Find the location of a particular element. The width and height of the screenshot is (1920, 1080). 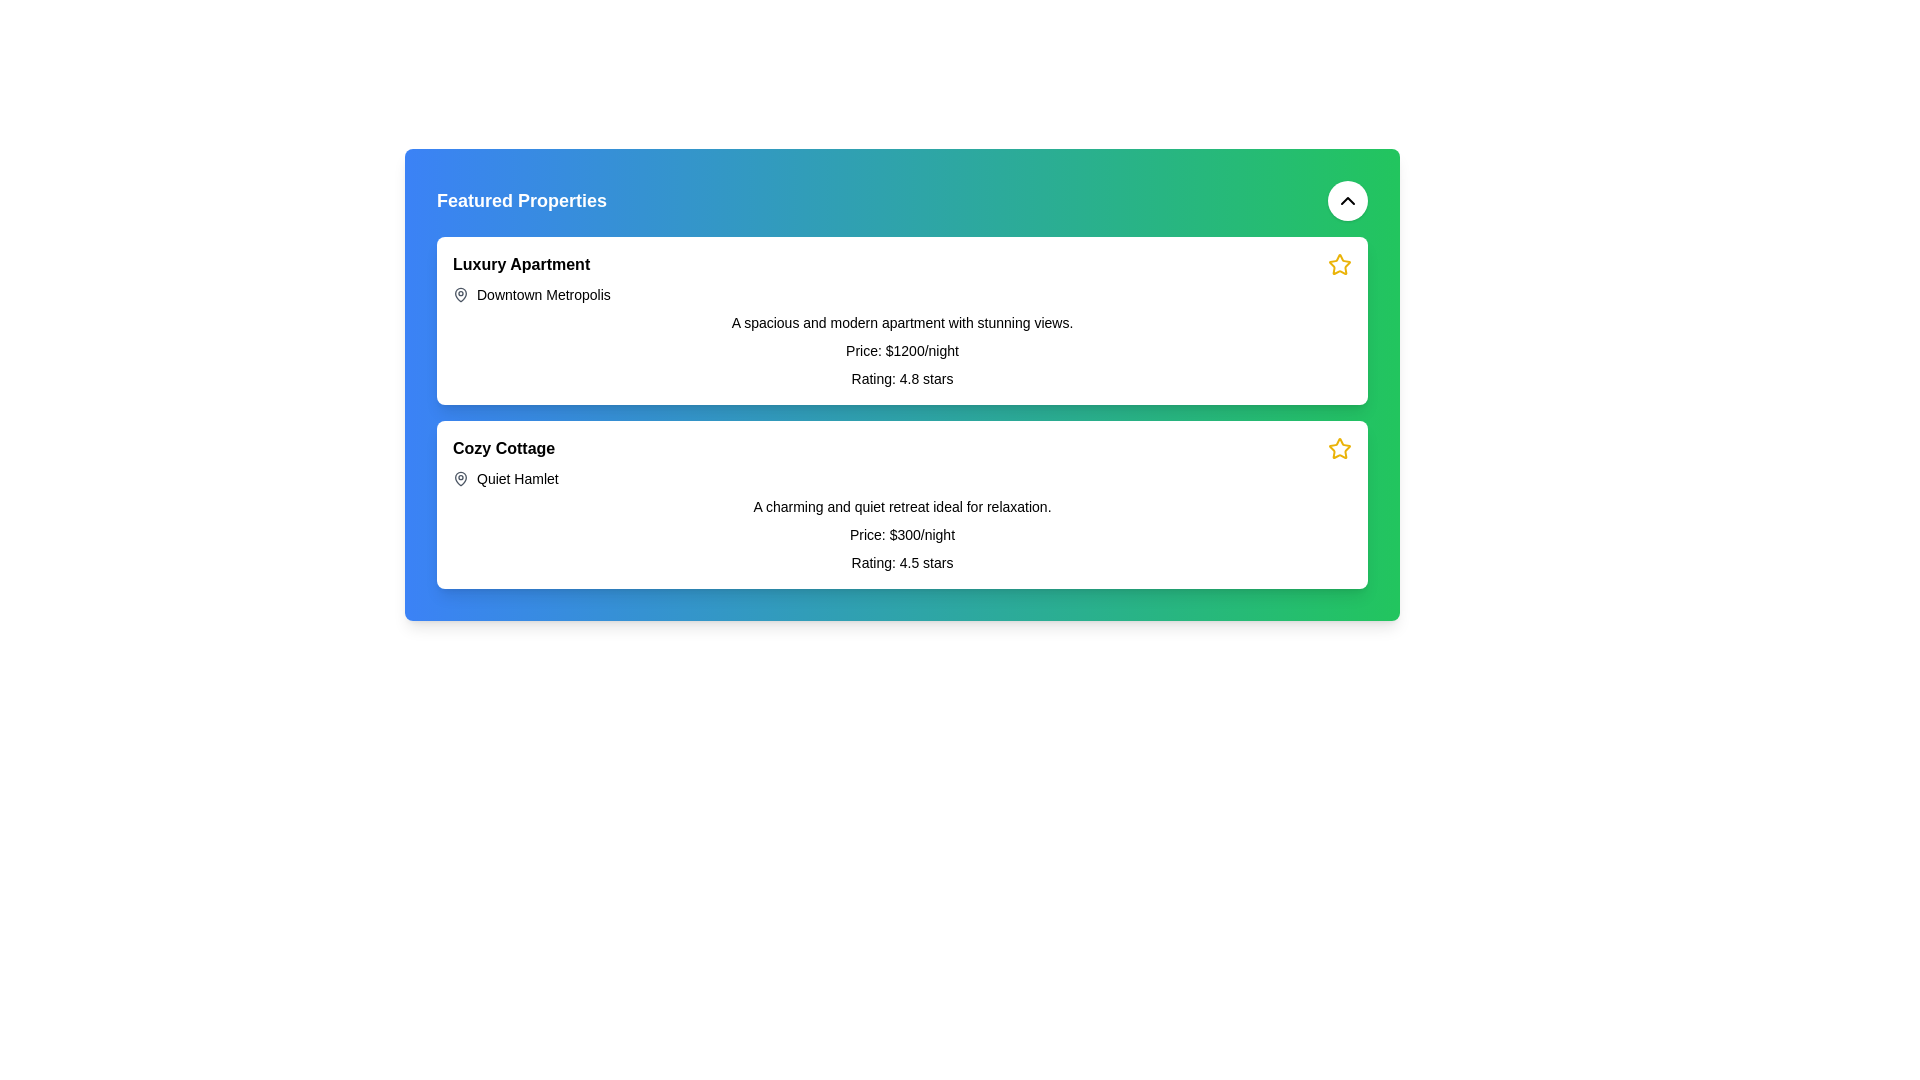

the circular button with a white background and upward-facing arrow icon is located at coordinates (1348, 200).